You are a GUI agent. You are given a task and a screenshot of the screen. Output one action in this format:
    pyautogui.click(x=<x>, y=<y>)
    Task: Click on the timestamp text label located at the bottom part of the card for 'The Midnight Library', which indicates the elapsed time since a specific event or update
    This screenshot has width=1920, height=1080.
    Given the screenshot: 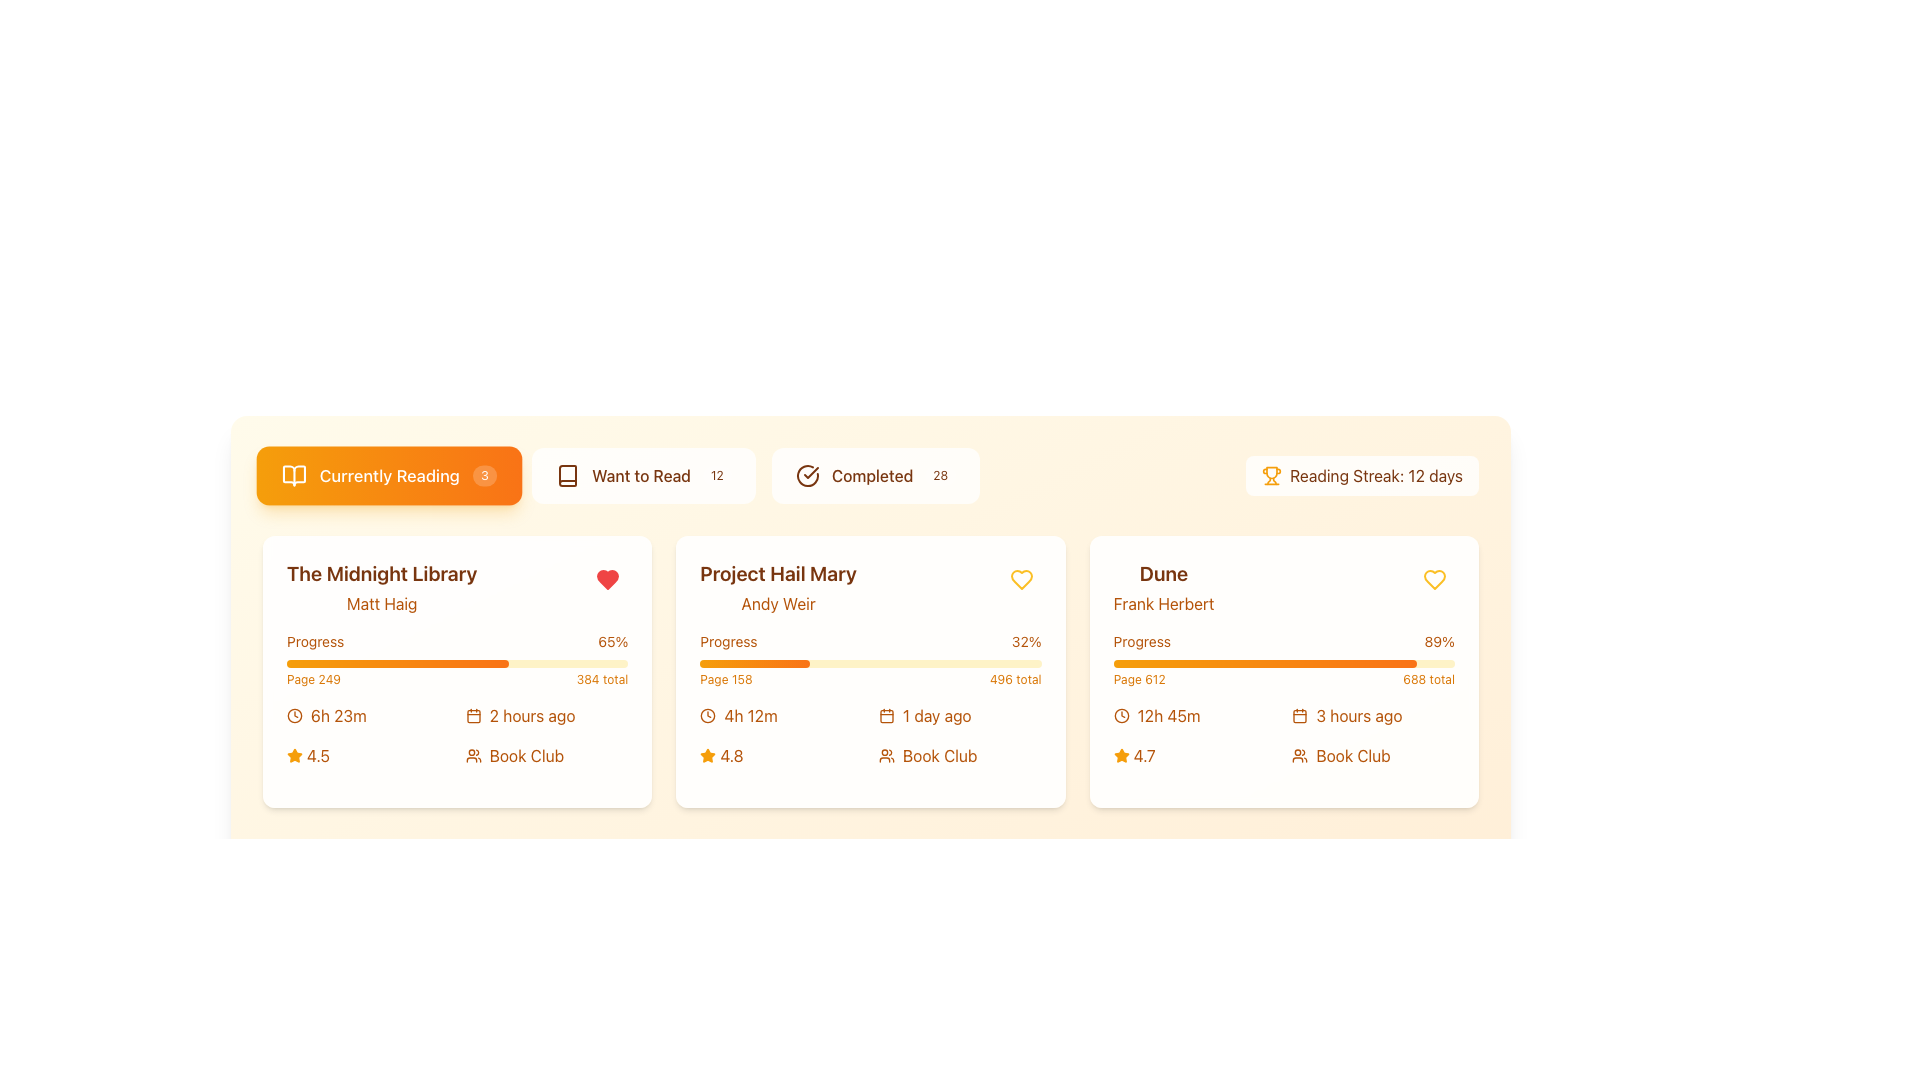 What is the action you would take?
    pyautogui.click(x=532, y=715)
    